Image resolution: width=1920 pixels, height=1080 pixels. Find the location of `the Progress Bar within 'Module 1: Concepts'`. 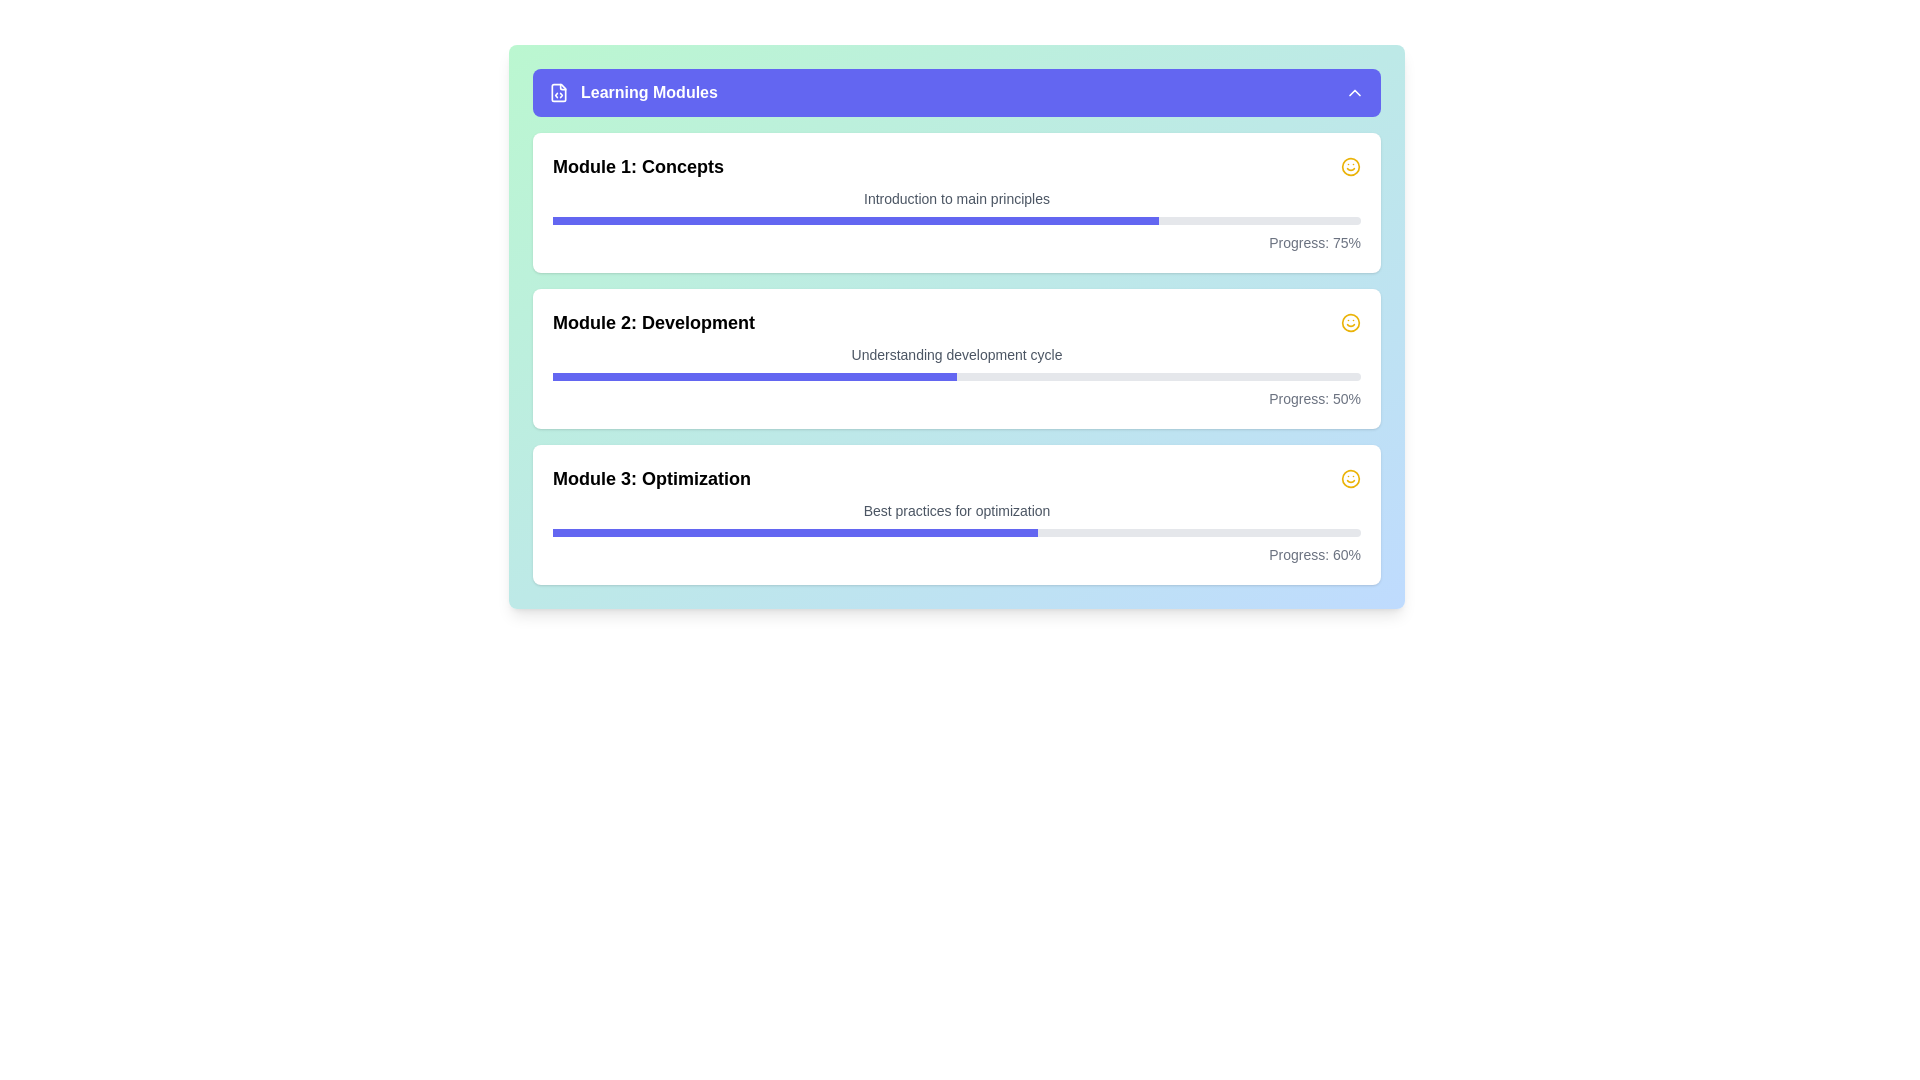

the Progress Bar within 'Module 1: Concepts' is located at coordinates (955, 220).